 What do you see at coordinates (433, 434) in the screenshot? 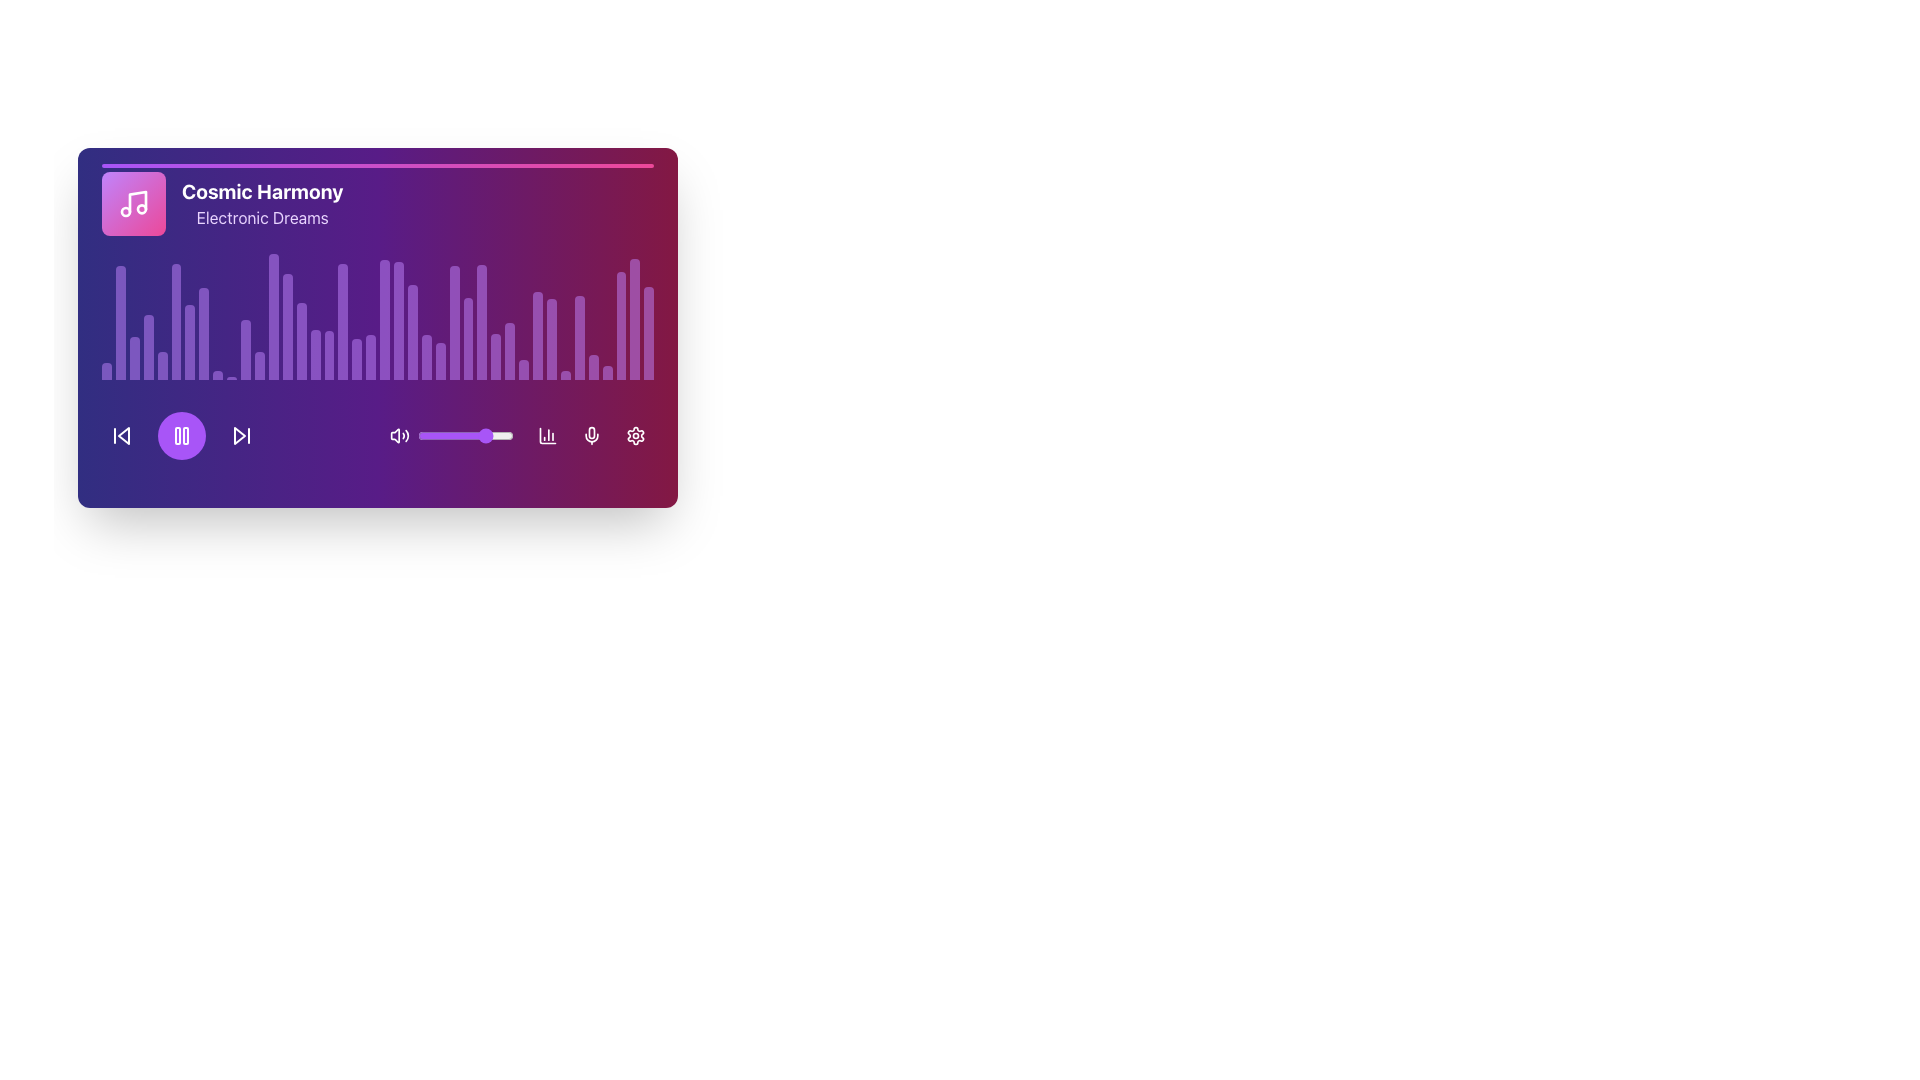
I see `the volume level` at bounding box center [433, 434].